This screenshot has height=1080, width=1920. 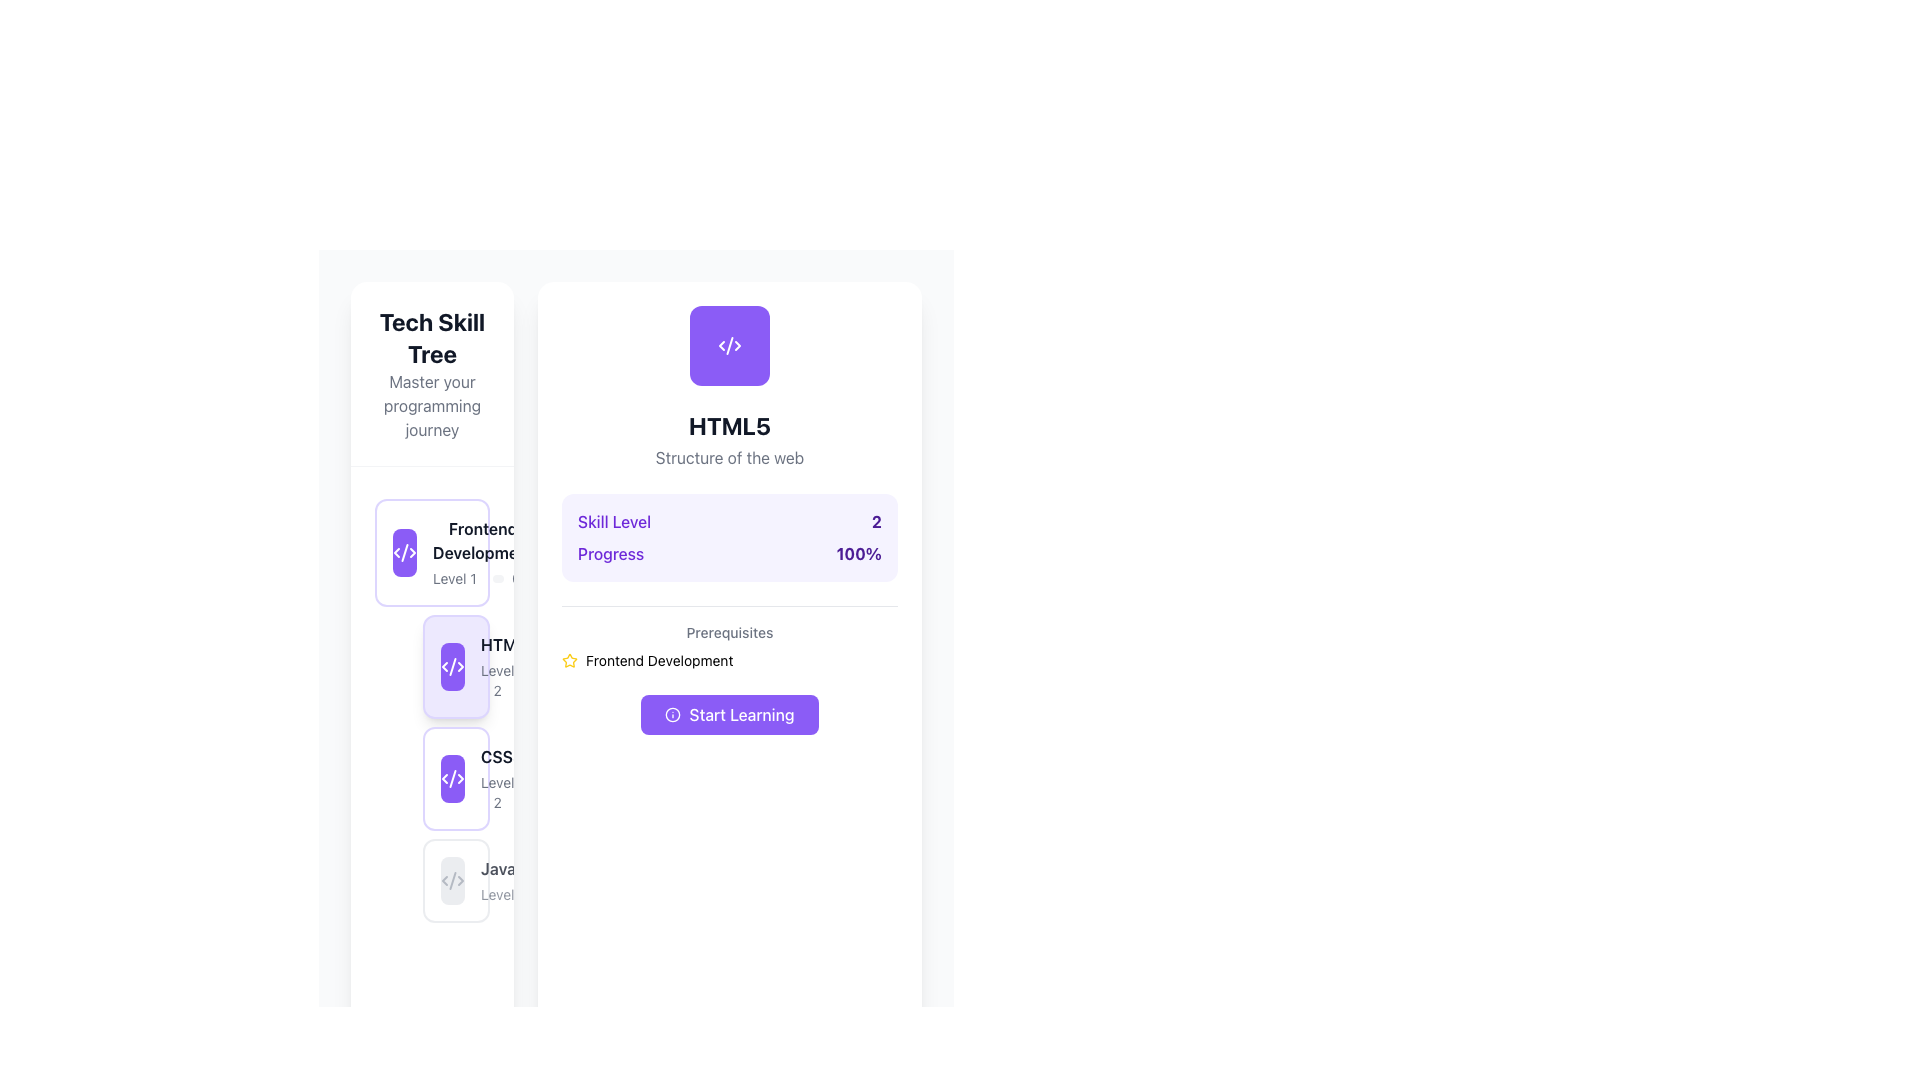 What do you see at coordinates (659, 660) in the screenshot?
I see `the Text Label indicating prerequisites for the related course located under the 'Prerequisites' section on the right-side panel` at bounding box center [659, 660].